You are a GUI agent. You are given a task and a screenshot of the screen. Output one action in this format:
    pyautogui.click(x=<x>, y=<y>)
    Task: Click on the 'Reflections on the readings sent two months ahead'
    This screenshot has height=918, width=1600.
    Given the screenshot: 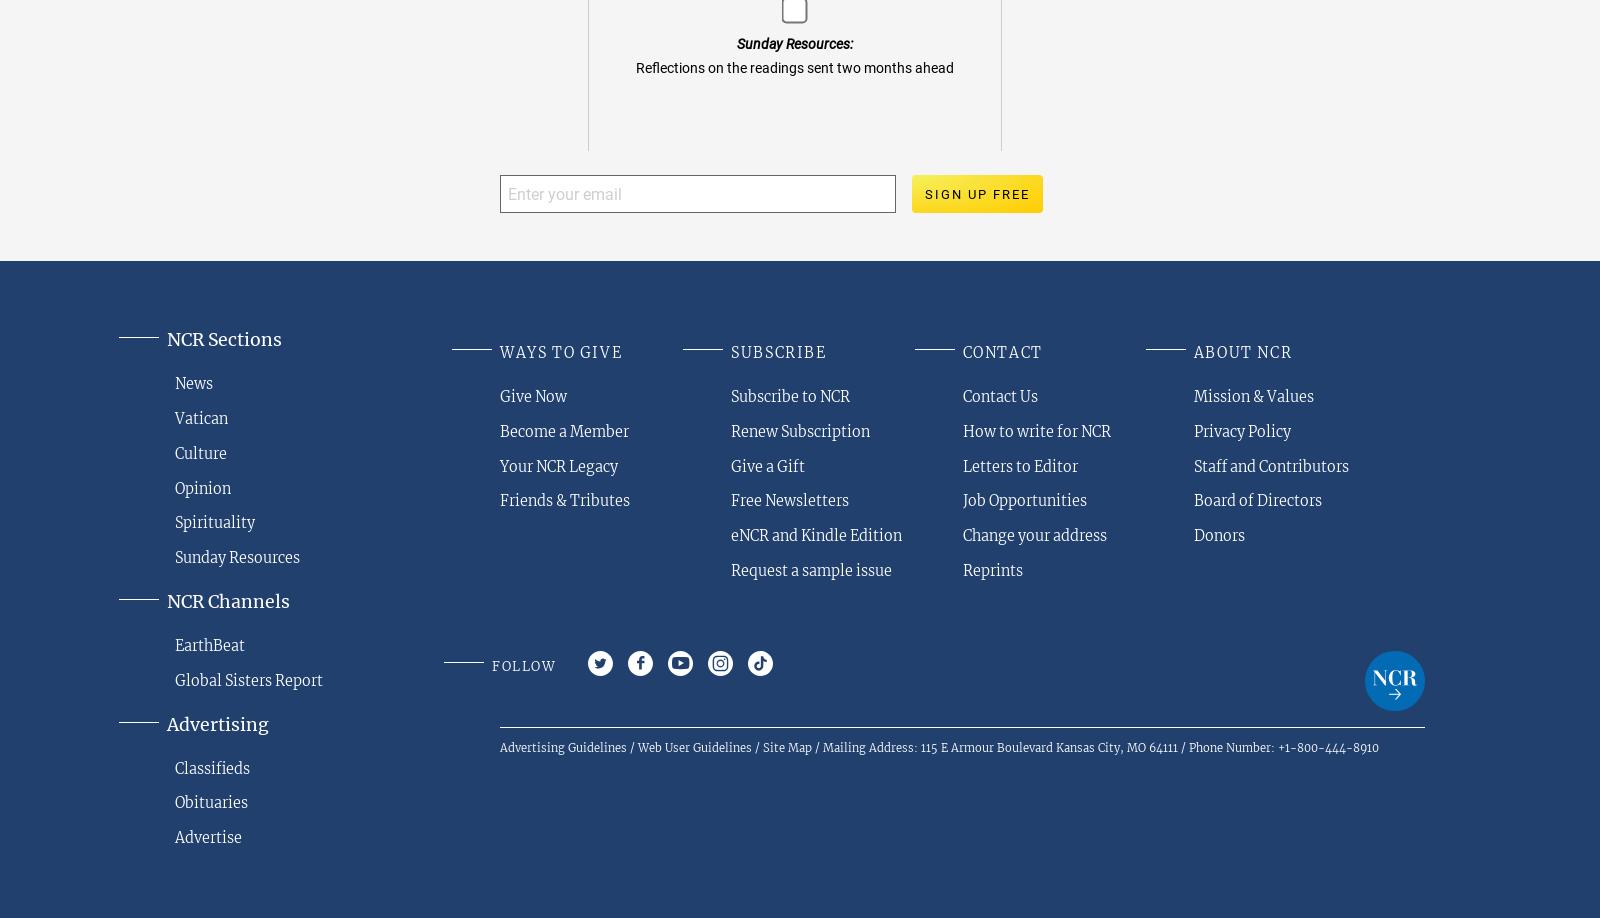 What is the action you would take?
    pyautogui.click(x=793, y=67)
    